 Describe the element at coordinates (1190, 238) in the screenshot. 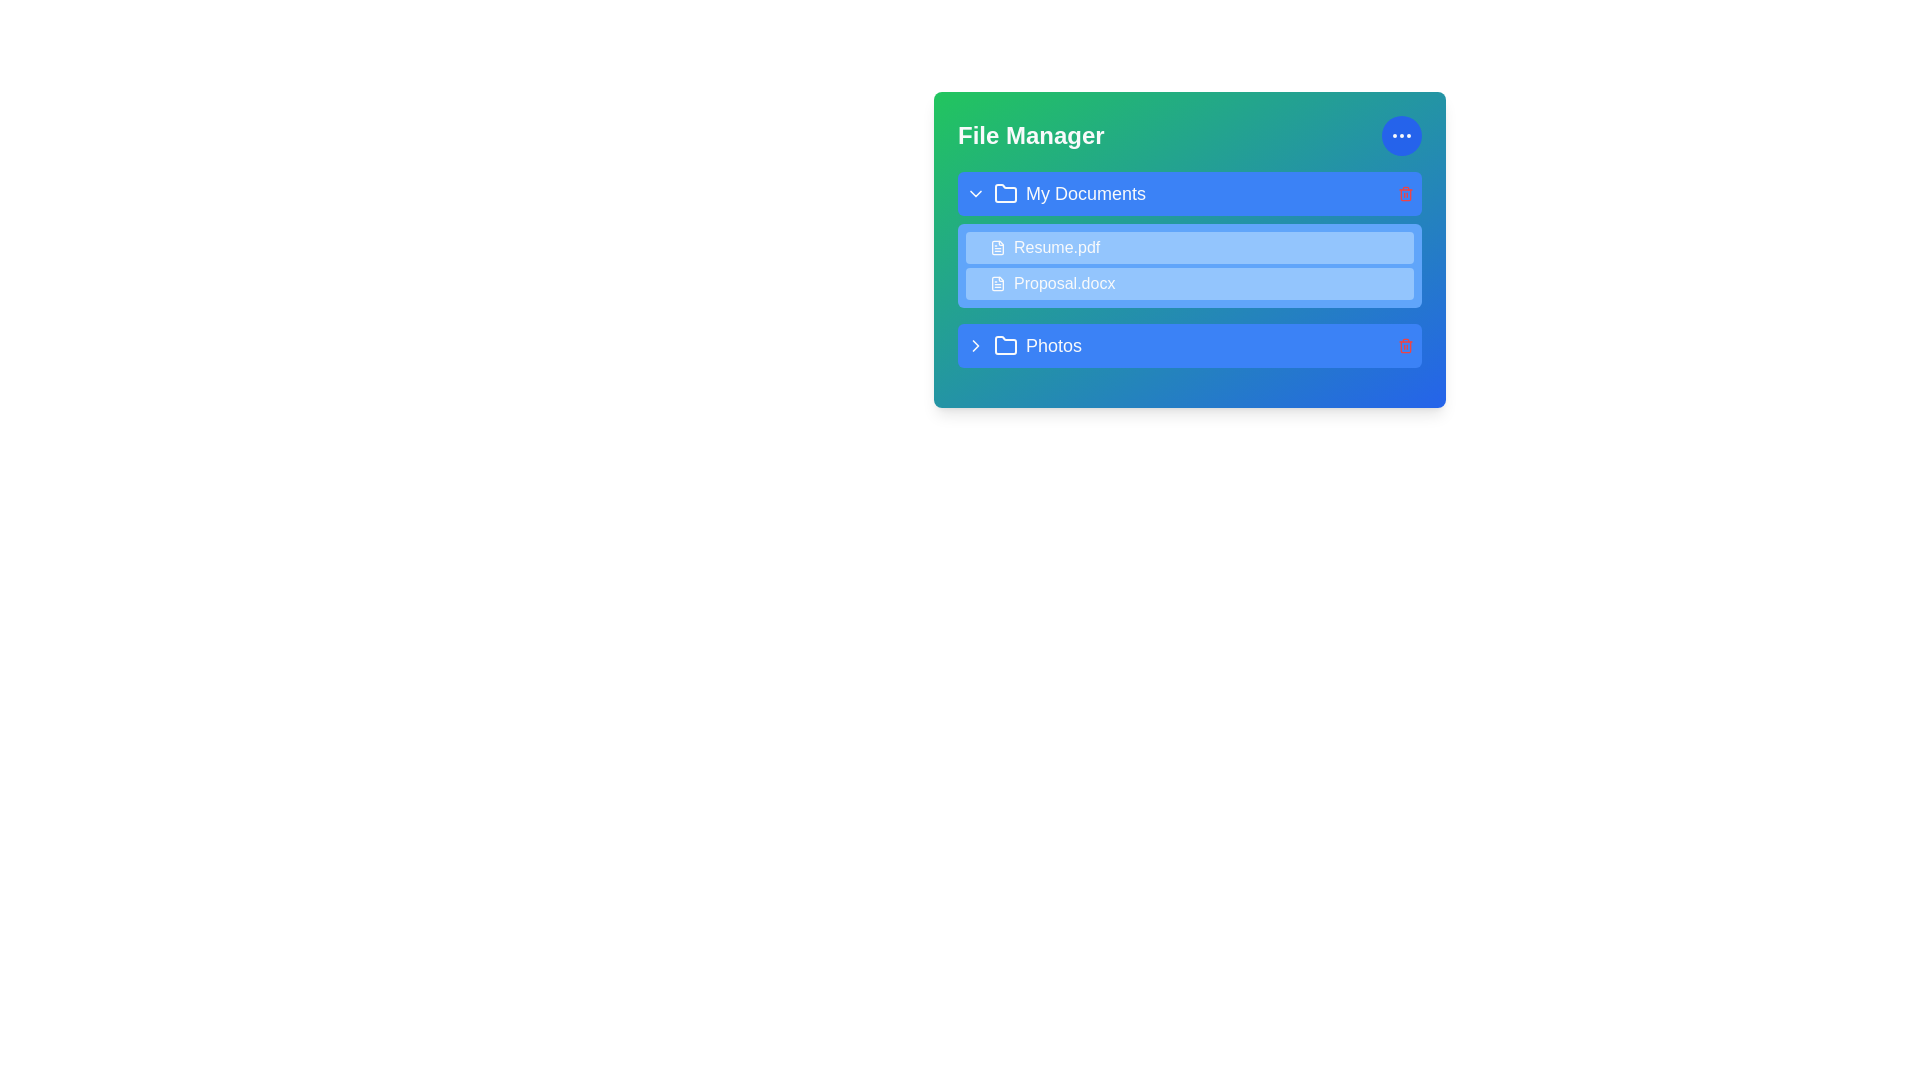

I see `the files 'Resume.pdf' and 'Proposal.docx' from the expandable section content element with a blue background and rounded corners, located beneath the 'My Documents' heading in the 'File Manager' interface` at that location.